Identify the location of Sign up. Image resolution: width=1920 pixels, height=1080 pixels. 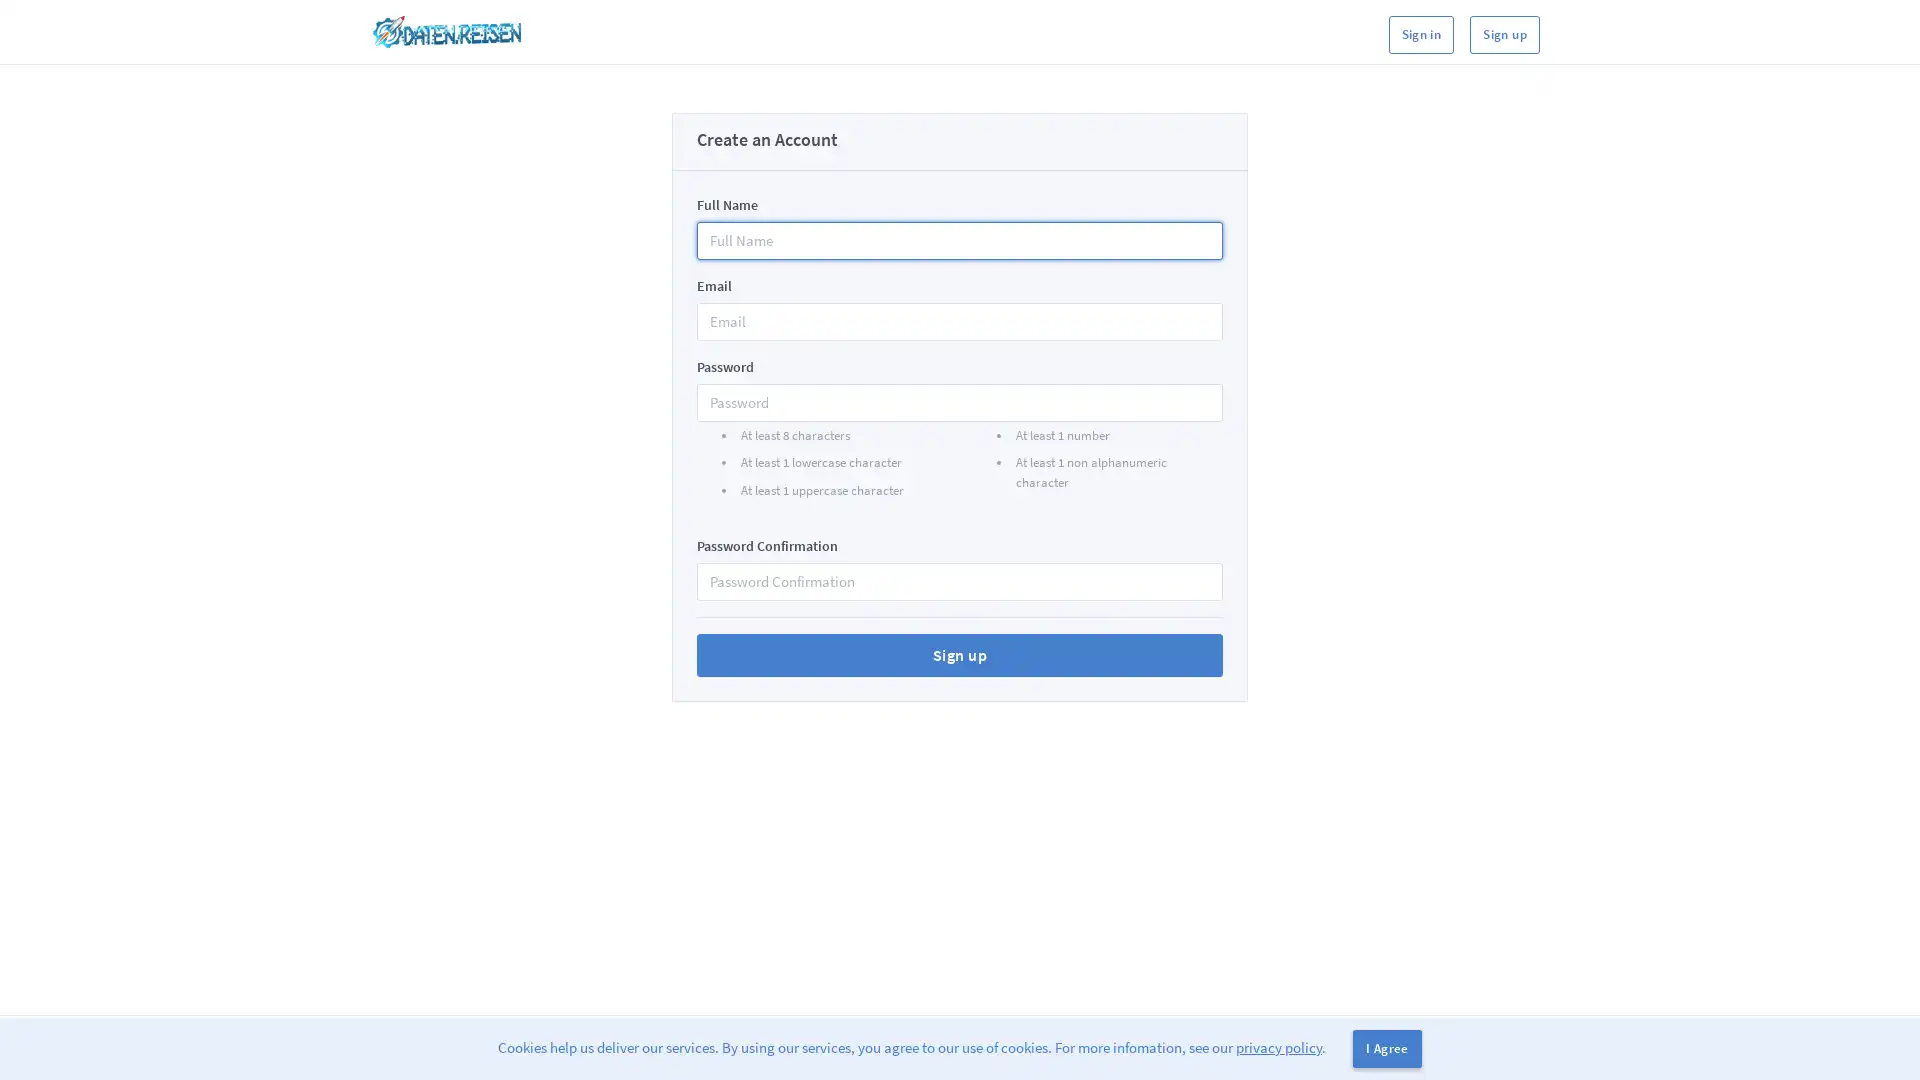
(960, 655).